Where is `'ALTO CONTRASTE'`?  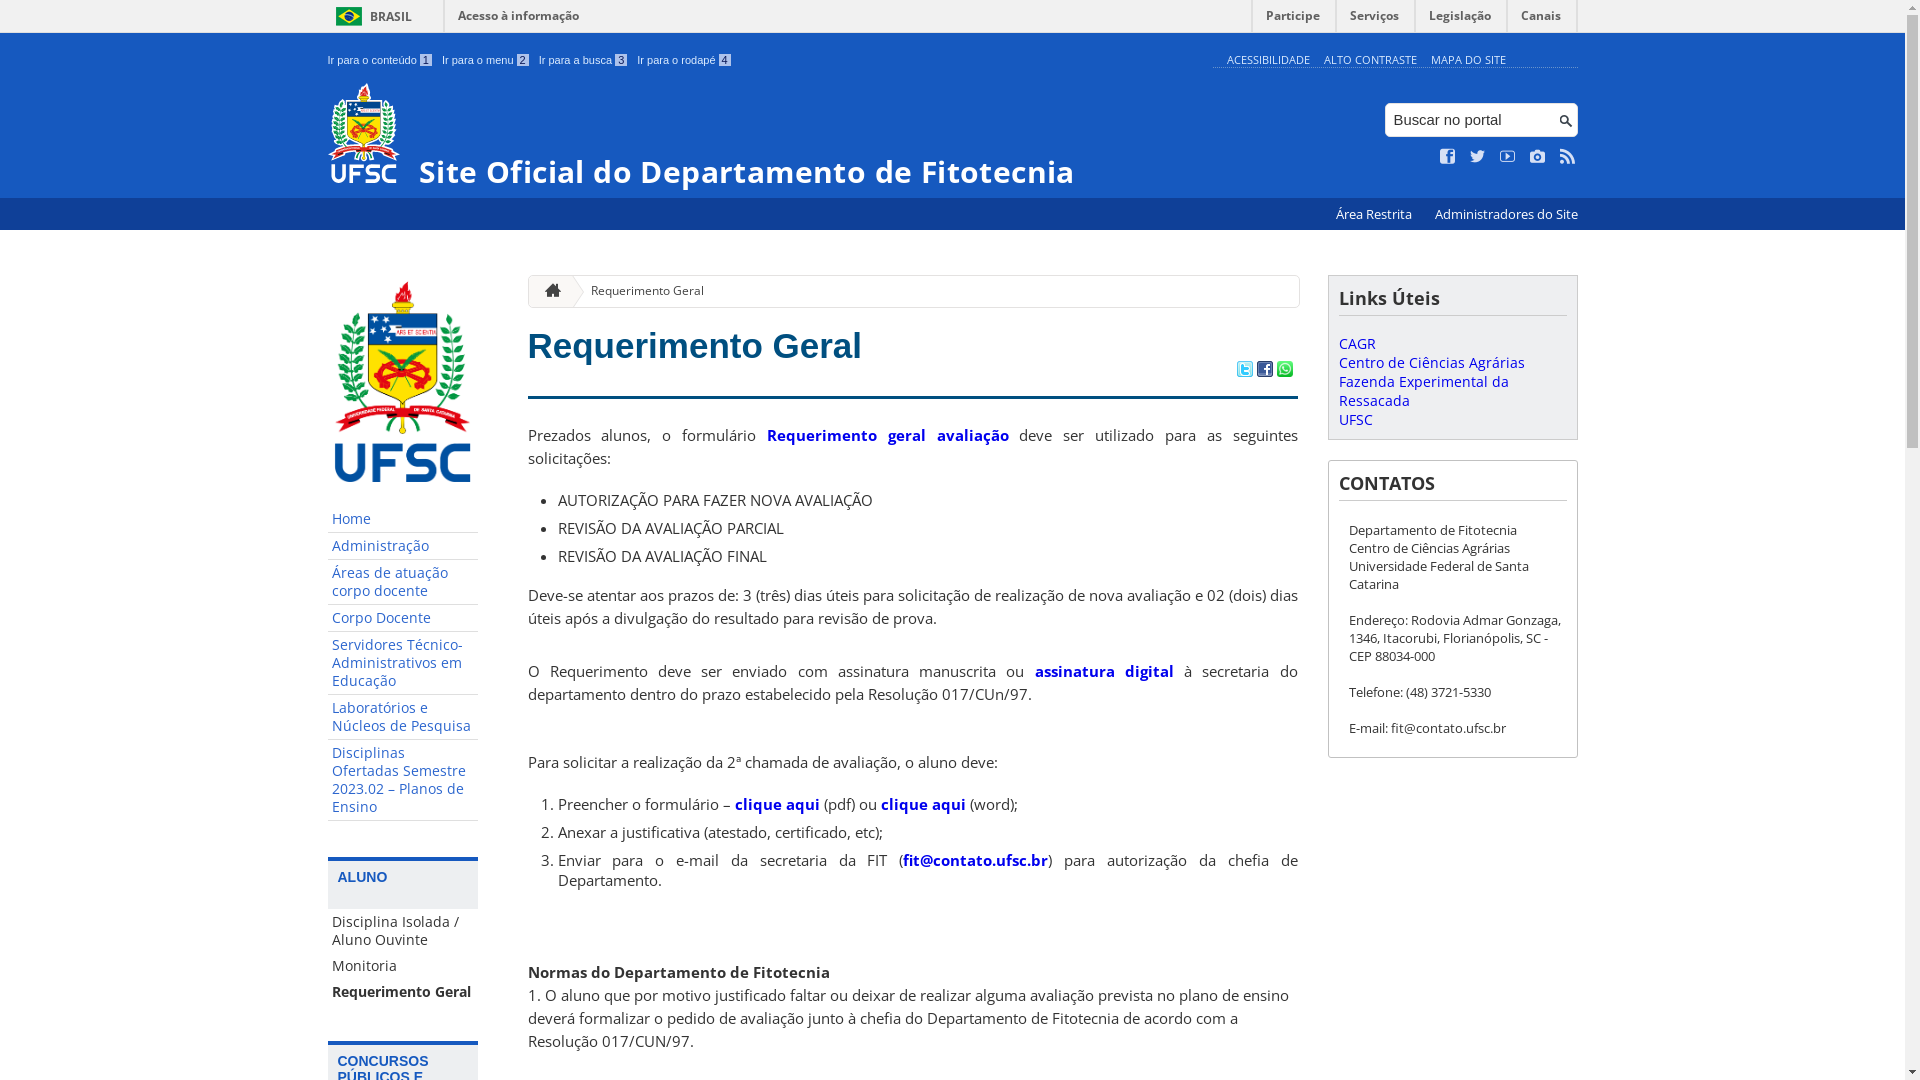
'ALTO CONTRASTE' is located at coordinates (1369, 58).